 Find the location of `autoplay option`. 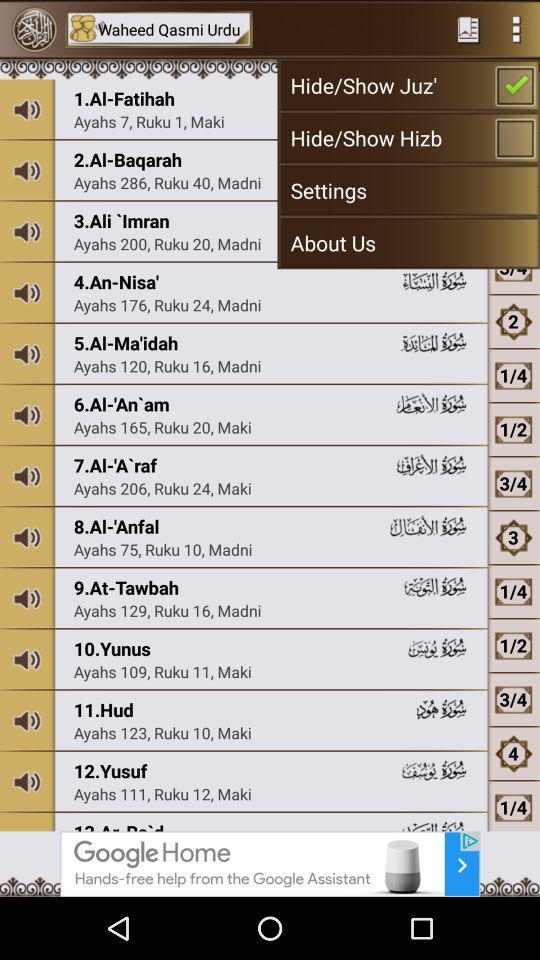

autoplay option is located at coordinates (516, 28).